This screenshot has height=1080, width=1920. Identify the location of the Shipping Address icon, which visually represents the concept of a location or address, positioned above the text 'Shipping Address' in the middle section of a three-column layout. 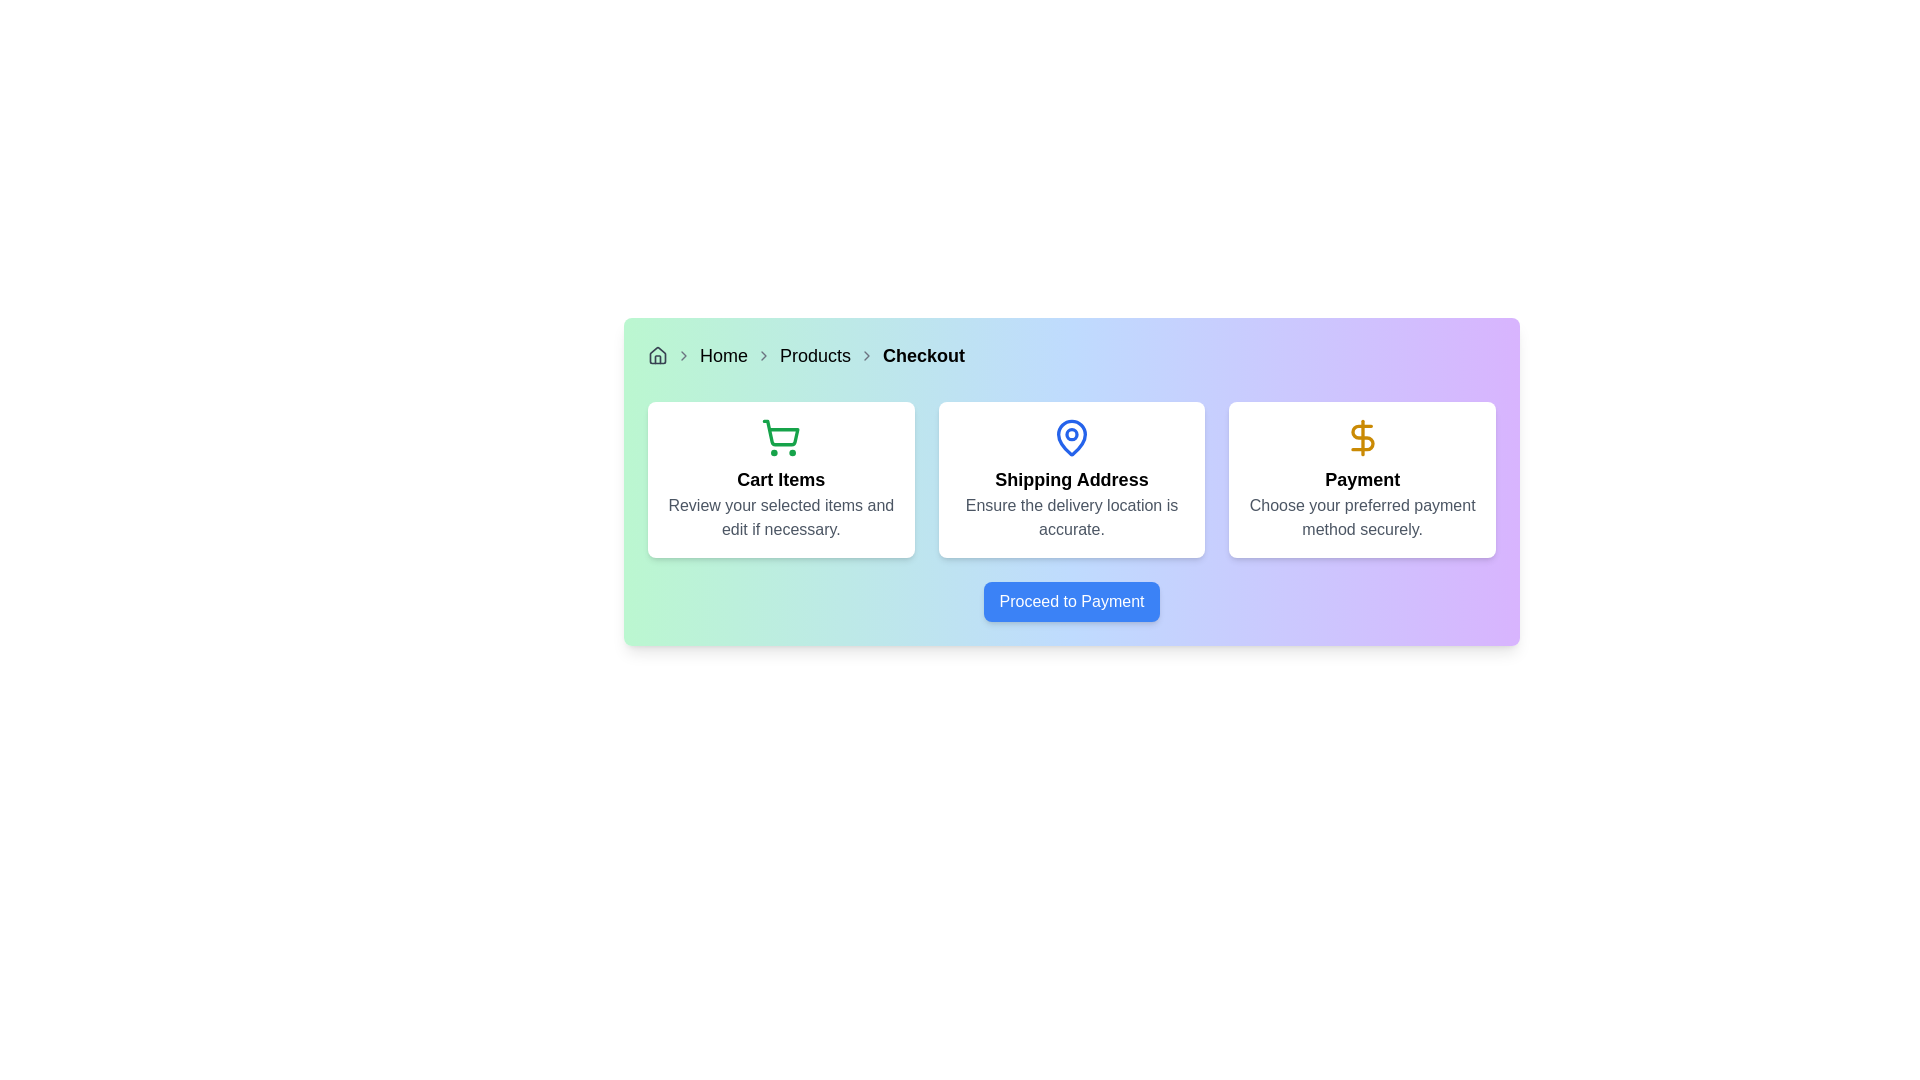
(1070, 437).